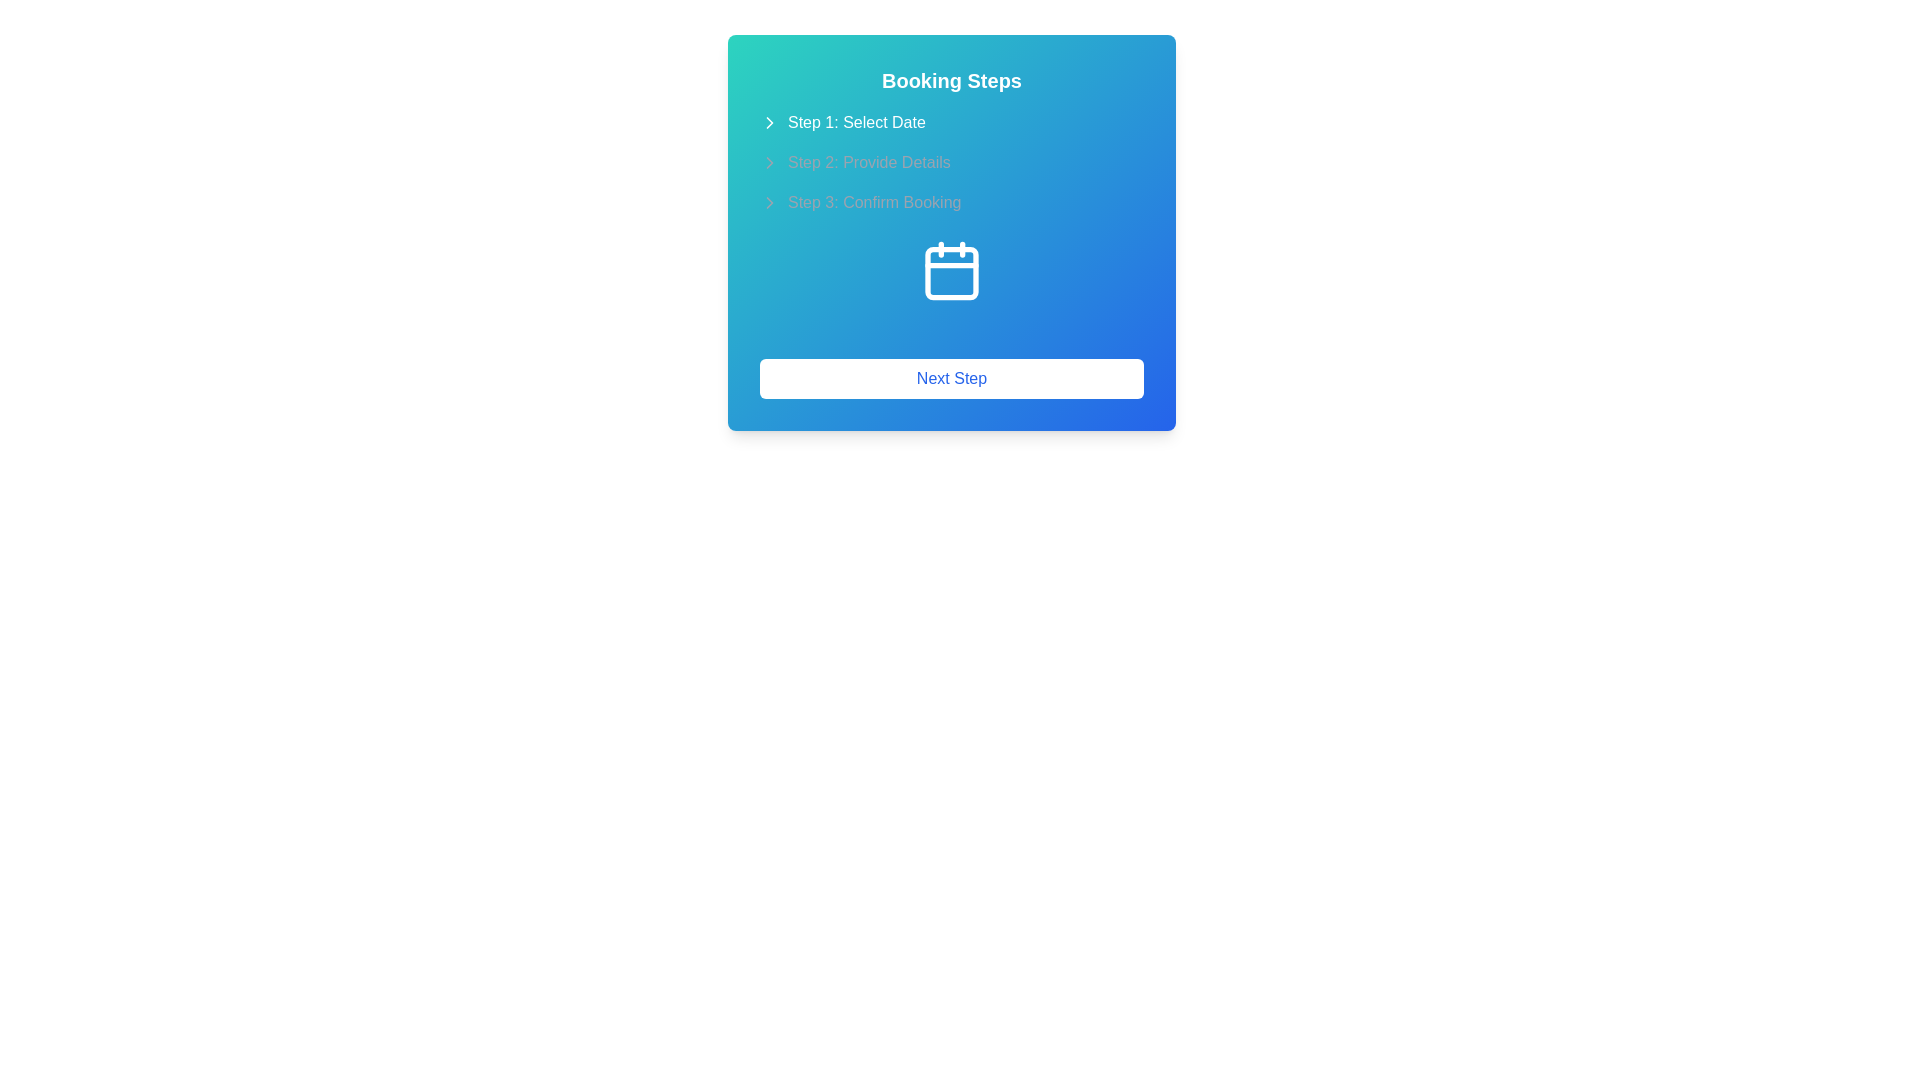 Image resolution: width=1920 pixels, height=1080 pixels. I want to click on the title text element at the top of the card, which indicates the context of the steps listed below, so click(950, 80).